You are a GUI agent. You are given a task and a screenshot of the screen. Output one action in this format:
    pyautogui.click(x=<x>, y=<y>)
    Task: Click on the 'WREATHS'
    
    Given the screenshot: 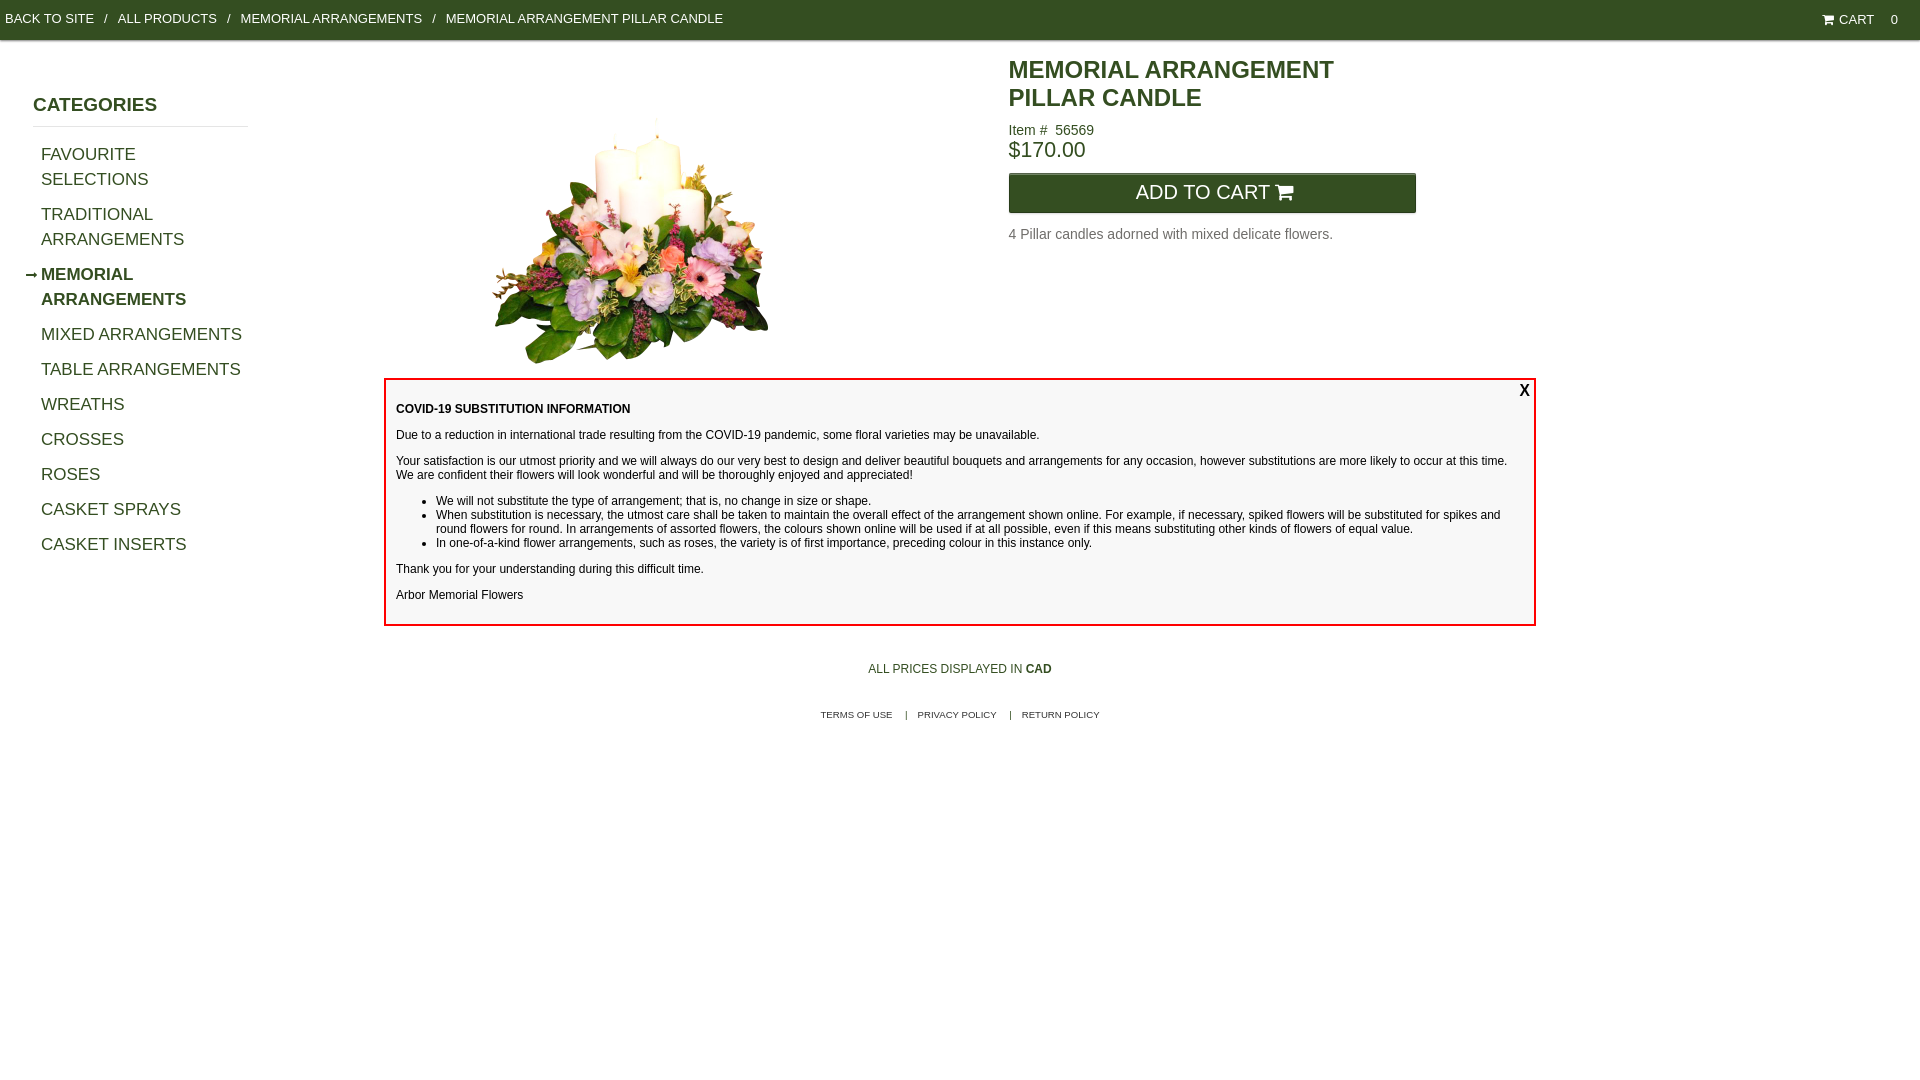 What is the action you would take?
    pyautogui.click(x=81, y=404)
    